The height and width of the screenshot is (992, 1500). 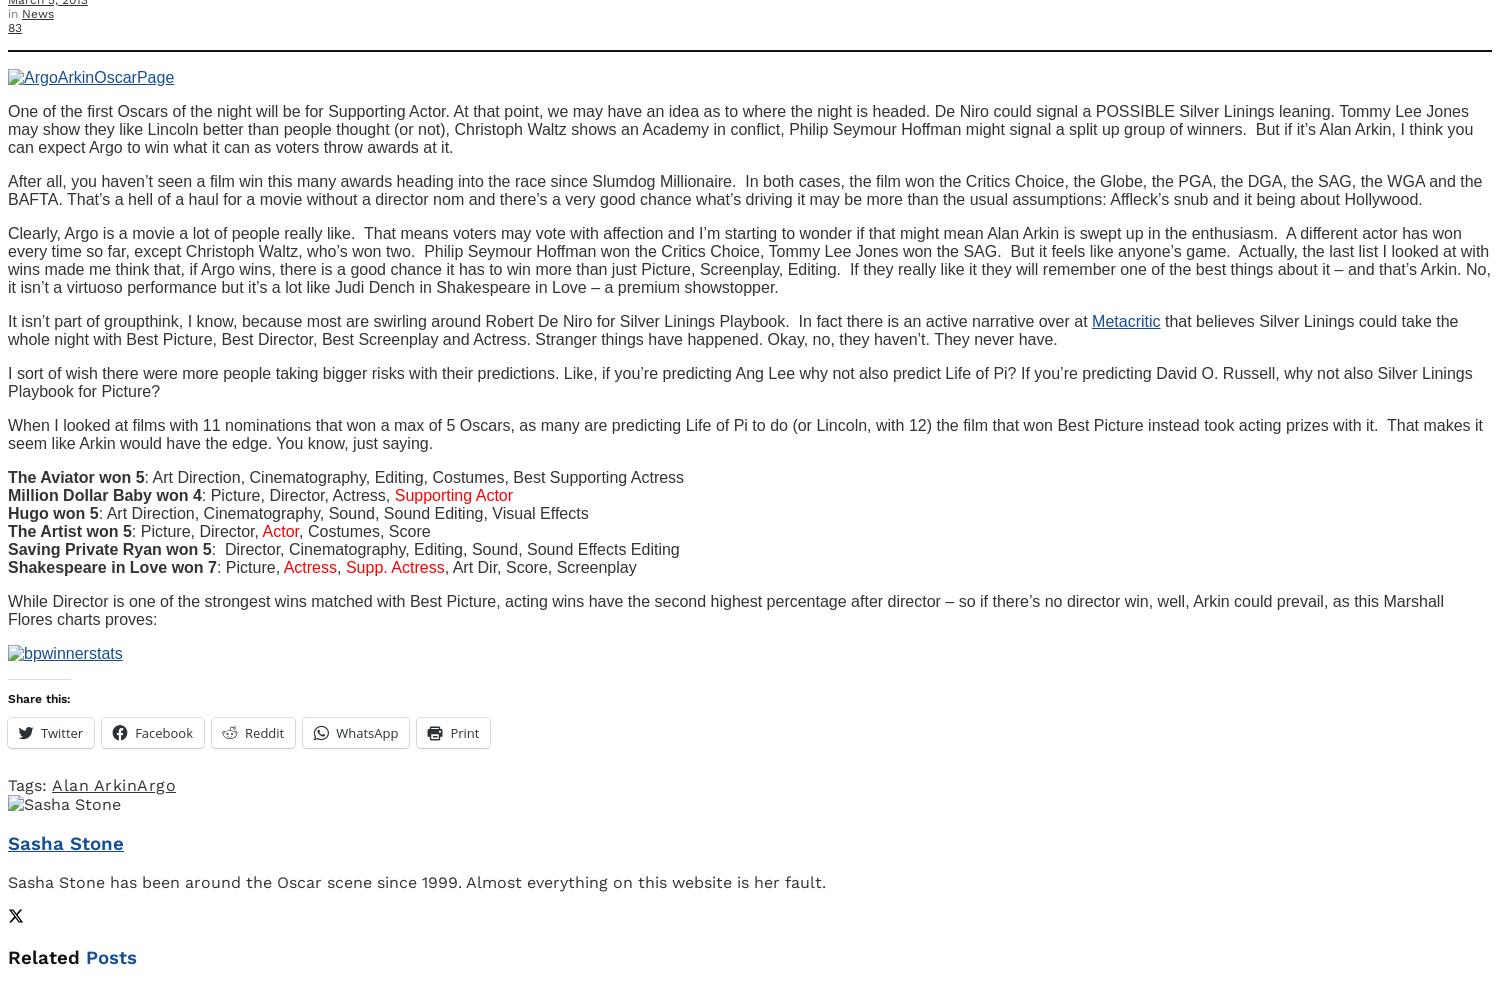 I want to click on 'Twitter', so click(x=61, y=732).